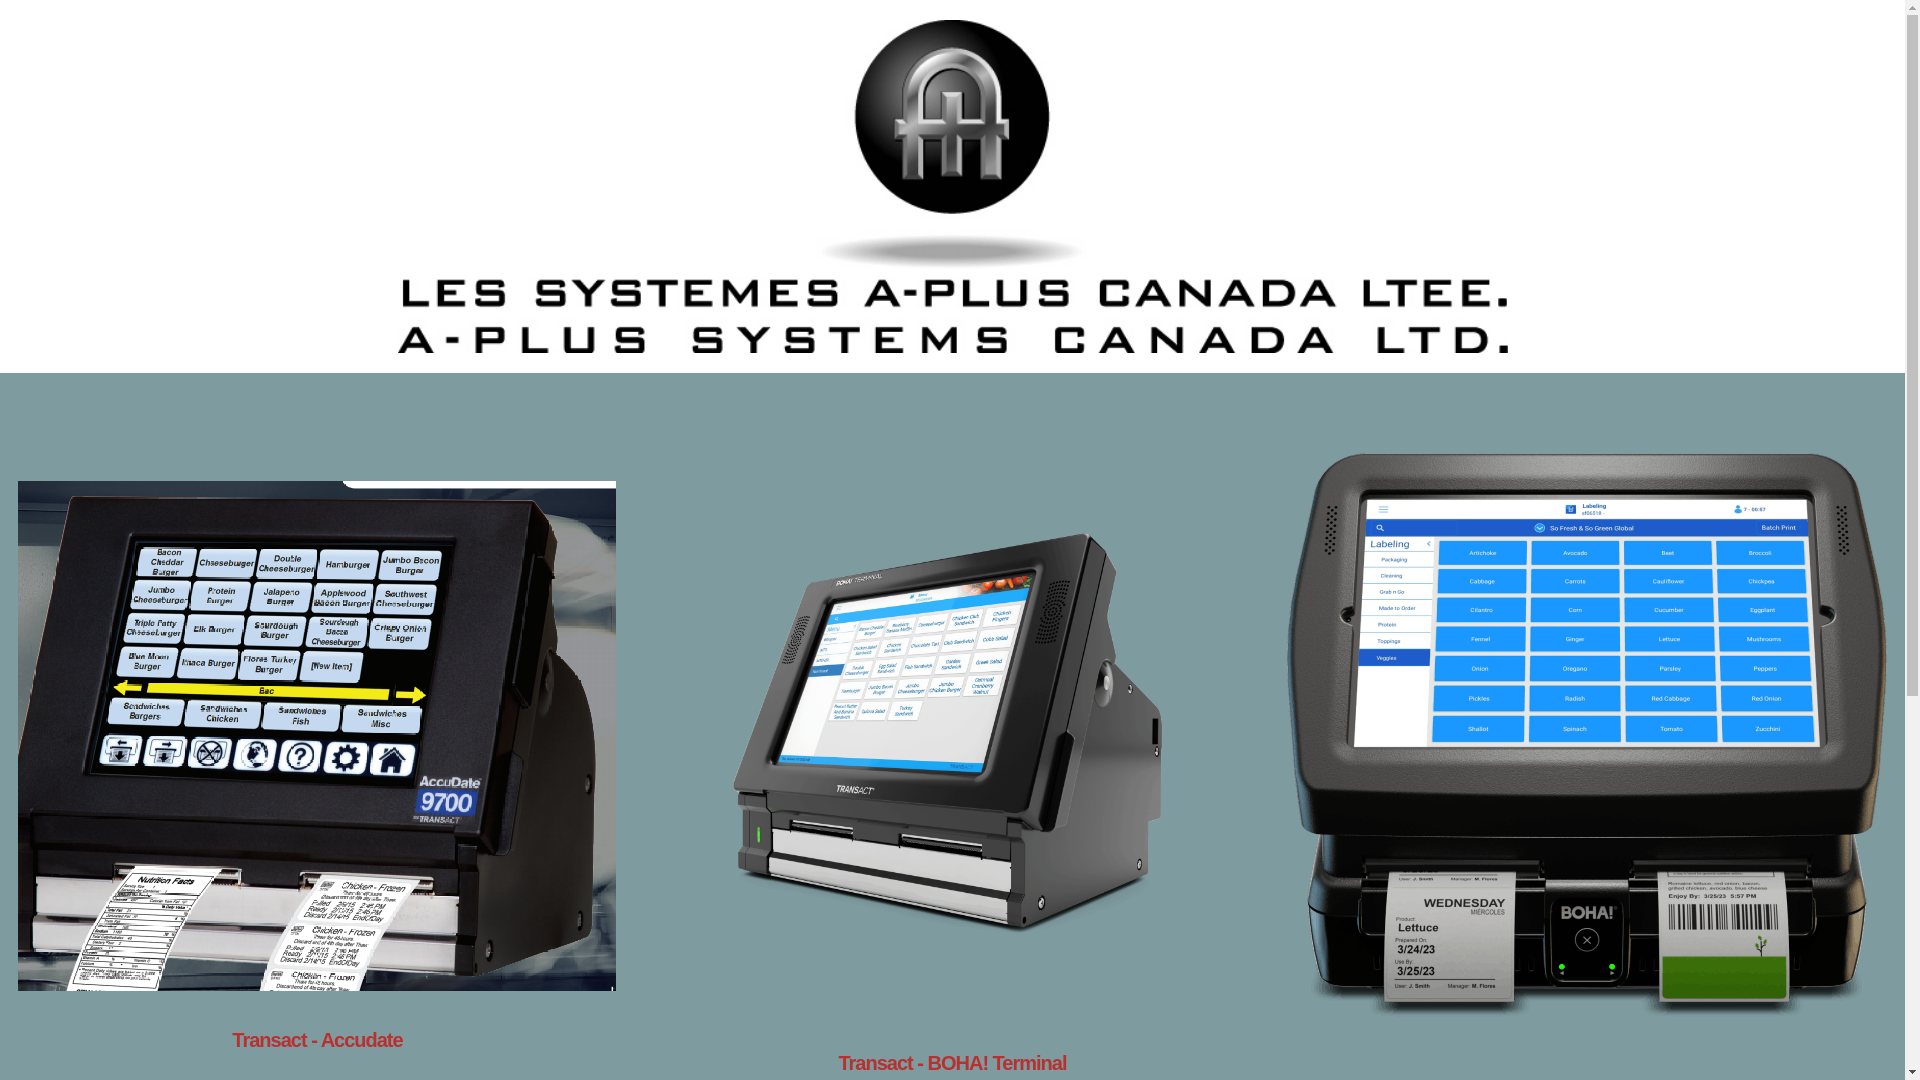 This screenshot has width=1920, height=1080. What do you see at coordinates (952, 186) in the screenshot?
I see `'A-PLUS SYSTEMS CANADA LTD'` at bounding box center [952, 186].